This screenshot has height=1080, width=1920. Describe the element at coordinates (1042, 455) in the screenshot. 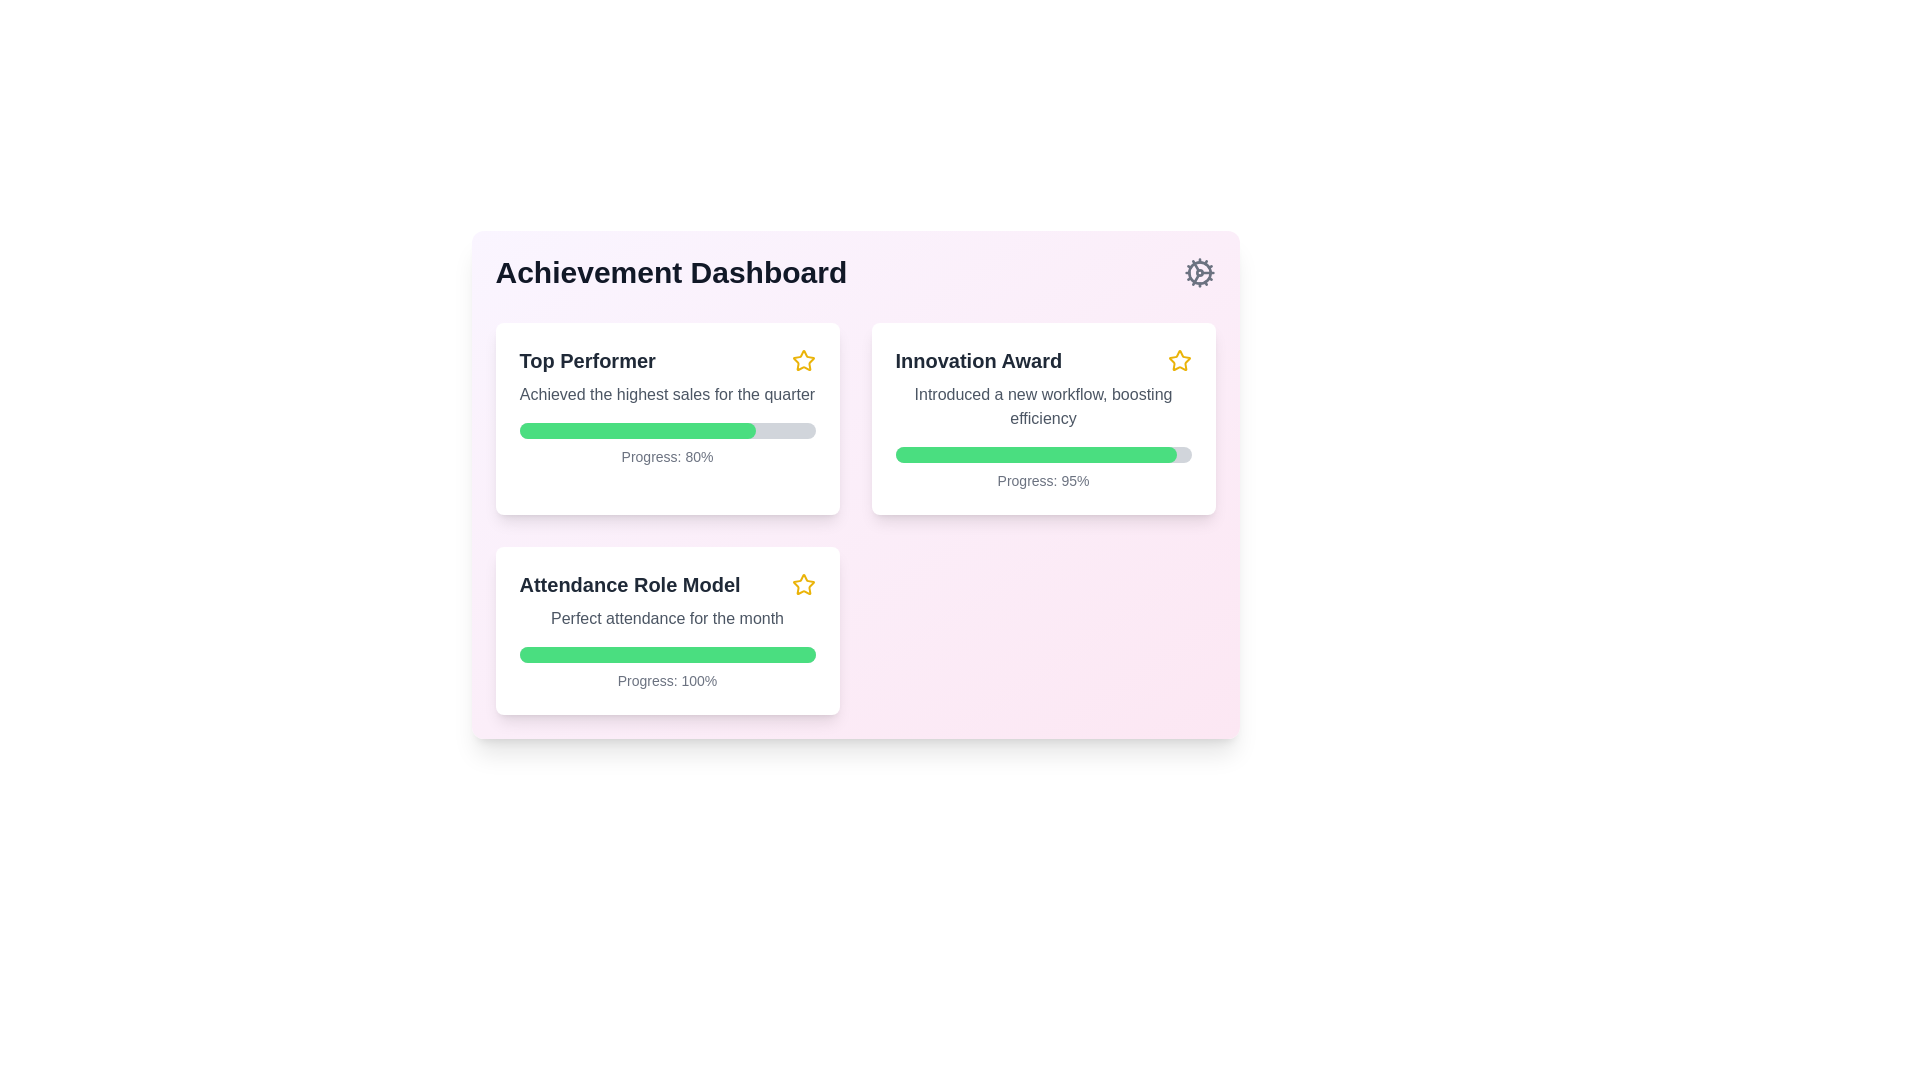

I see `the Progress bar representing the 'Innovation Award' achievement, which visually indicates a completion percentage of 95%` at that location.